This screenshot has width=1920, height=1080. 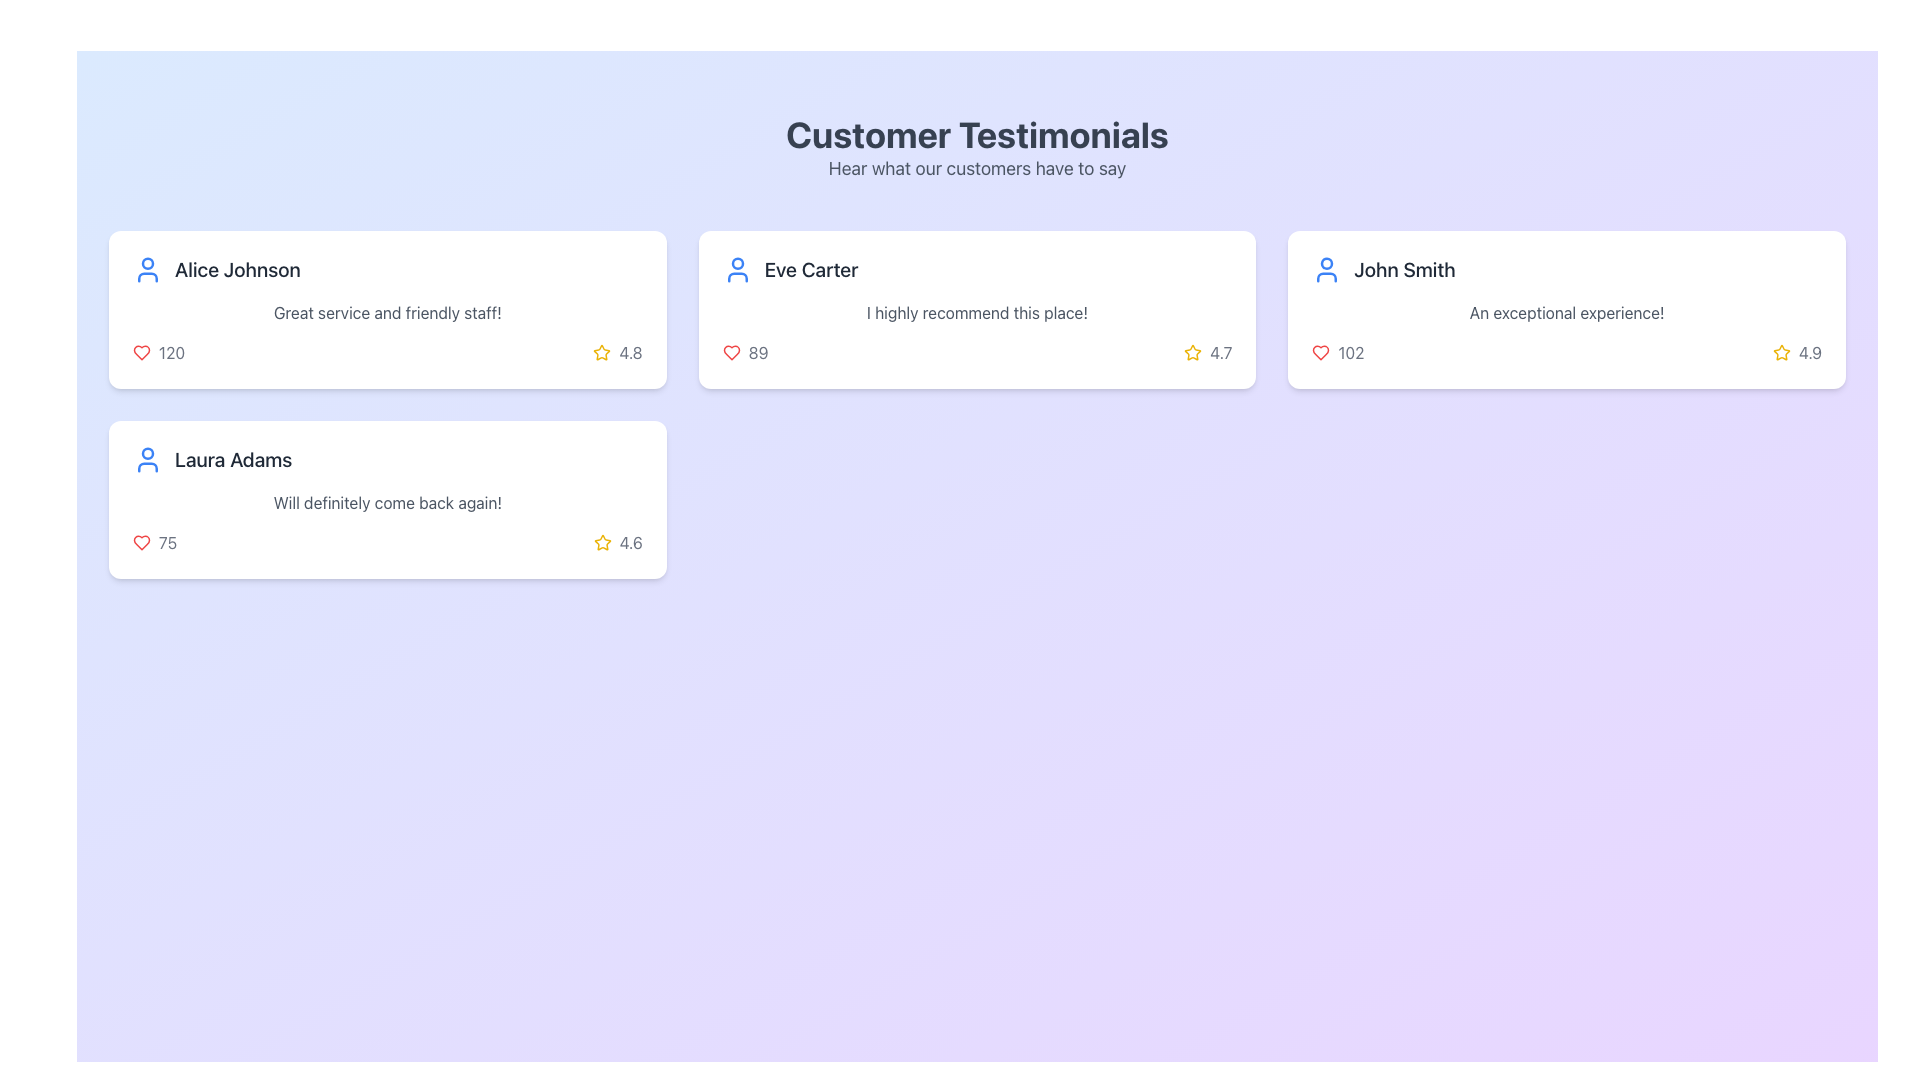 I want to click on the Testimonial Card located at the top-left of the three-column grid layout to trigger additional effects such as shadow enhancement, so click(x=387, y=309).